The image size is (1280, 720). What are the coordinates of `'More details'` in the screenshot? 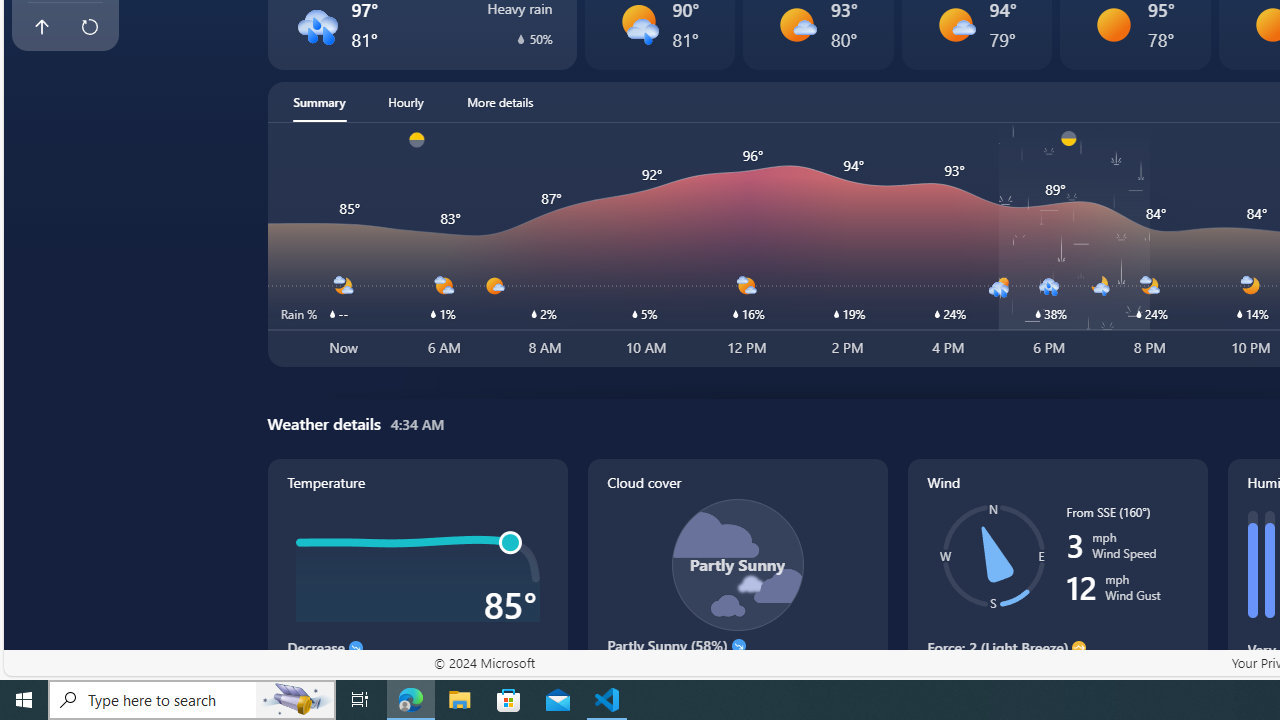 It's located at (500, 101).